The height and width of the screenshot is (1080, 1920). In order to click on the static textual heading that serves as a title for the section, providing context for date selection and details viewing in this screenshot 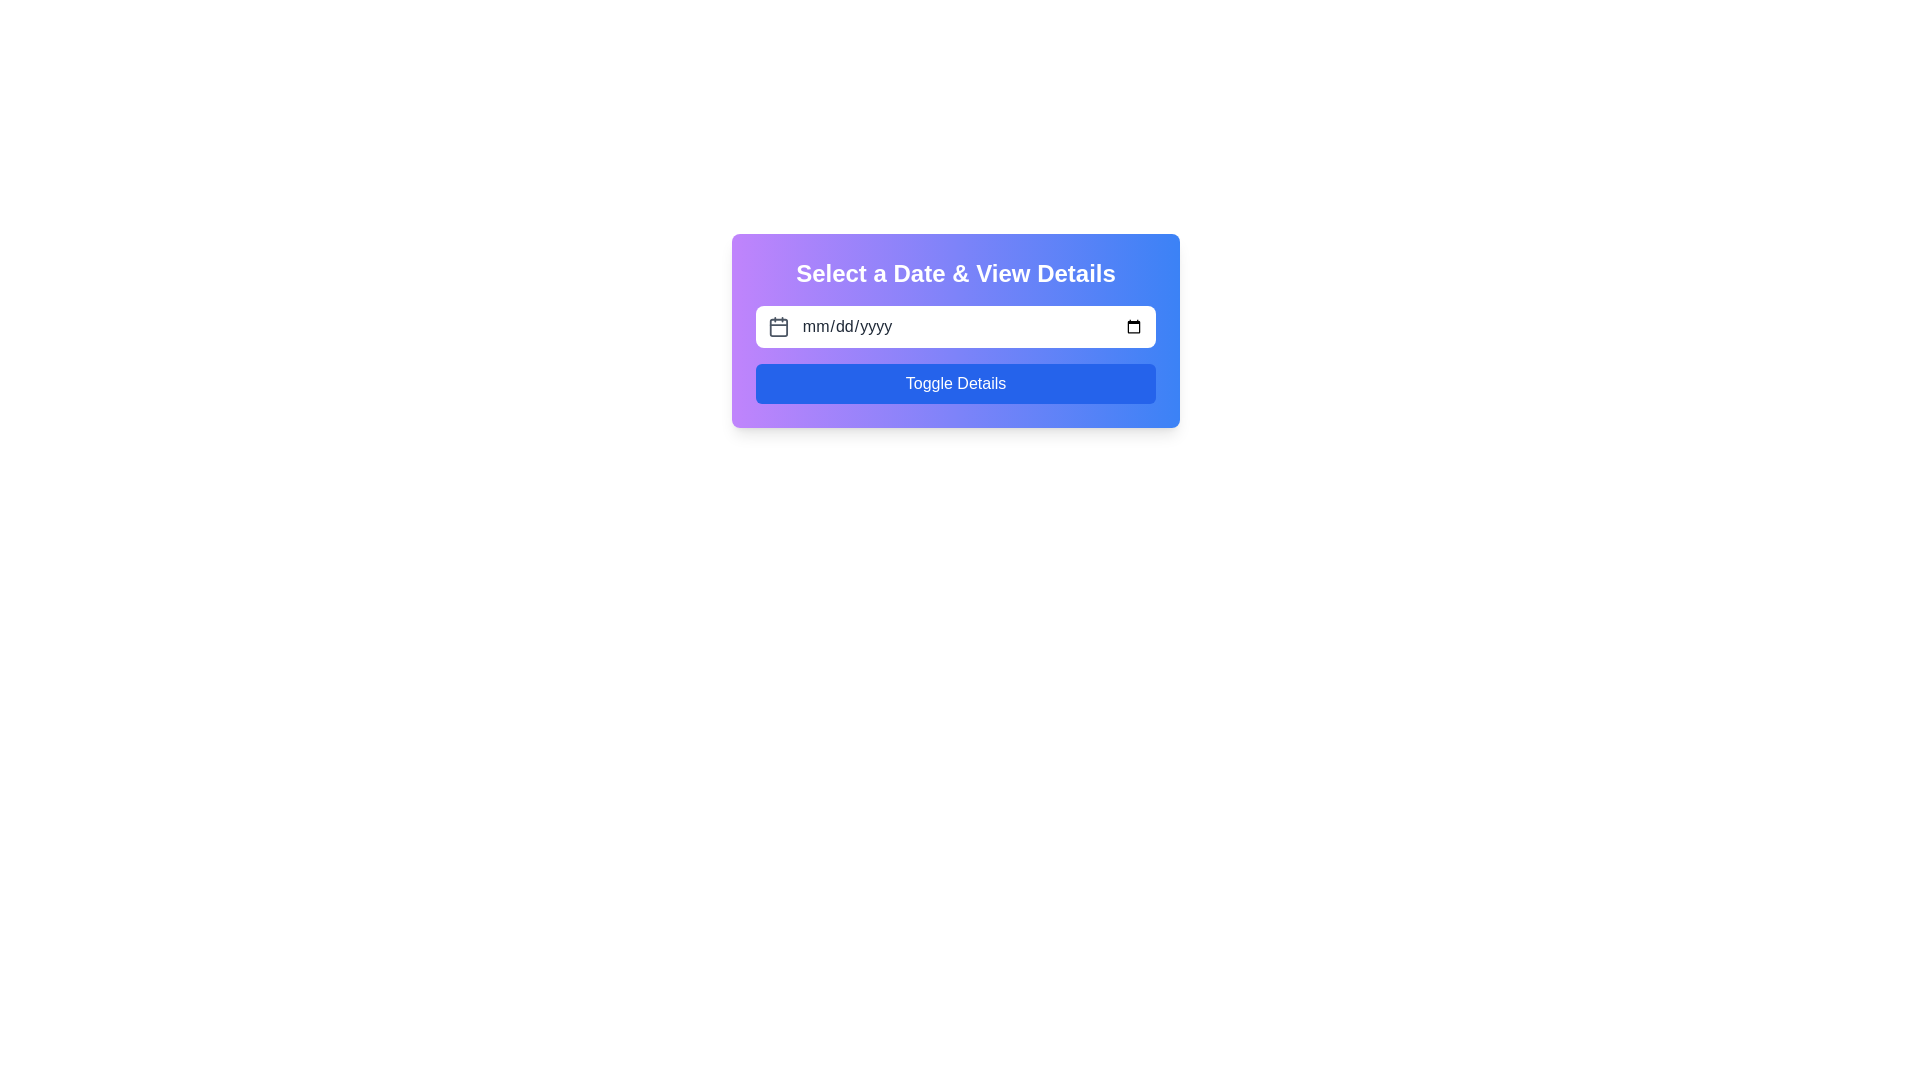, I will do `click(954, 273)`.